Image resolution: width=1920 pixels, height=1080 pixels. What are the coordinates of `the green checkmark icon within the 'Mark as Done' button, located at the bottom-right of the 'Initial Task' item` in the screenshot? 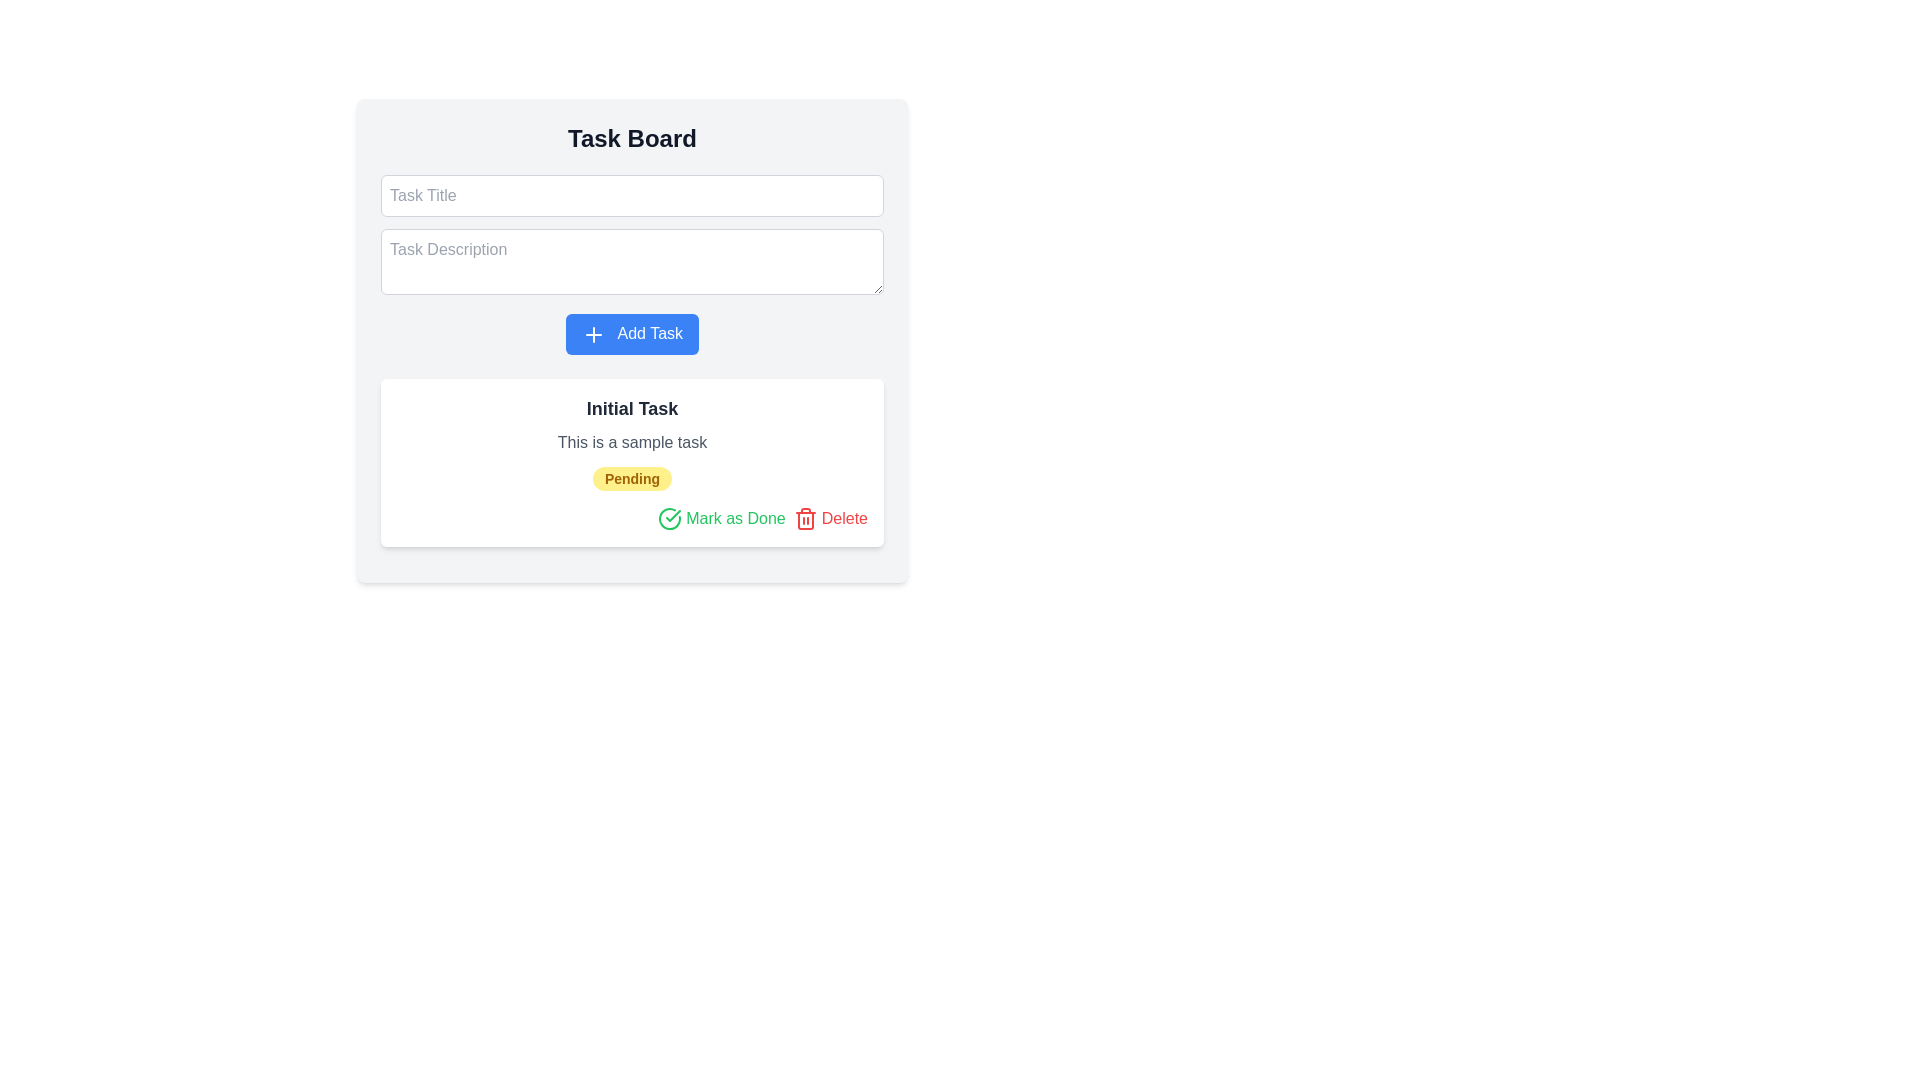 It's located at (673, 514).